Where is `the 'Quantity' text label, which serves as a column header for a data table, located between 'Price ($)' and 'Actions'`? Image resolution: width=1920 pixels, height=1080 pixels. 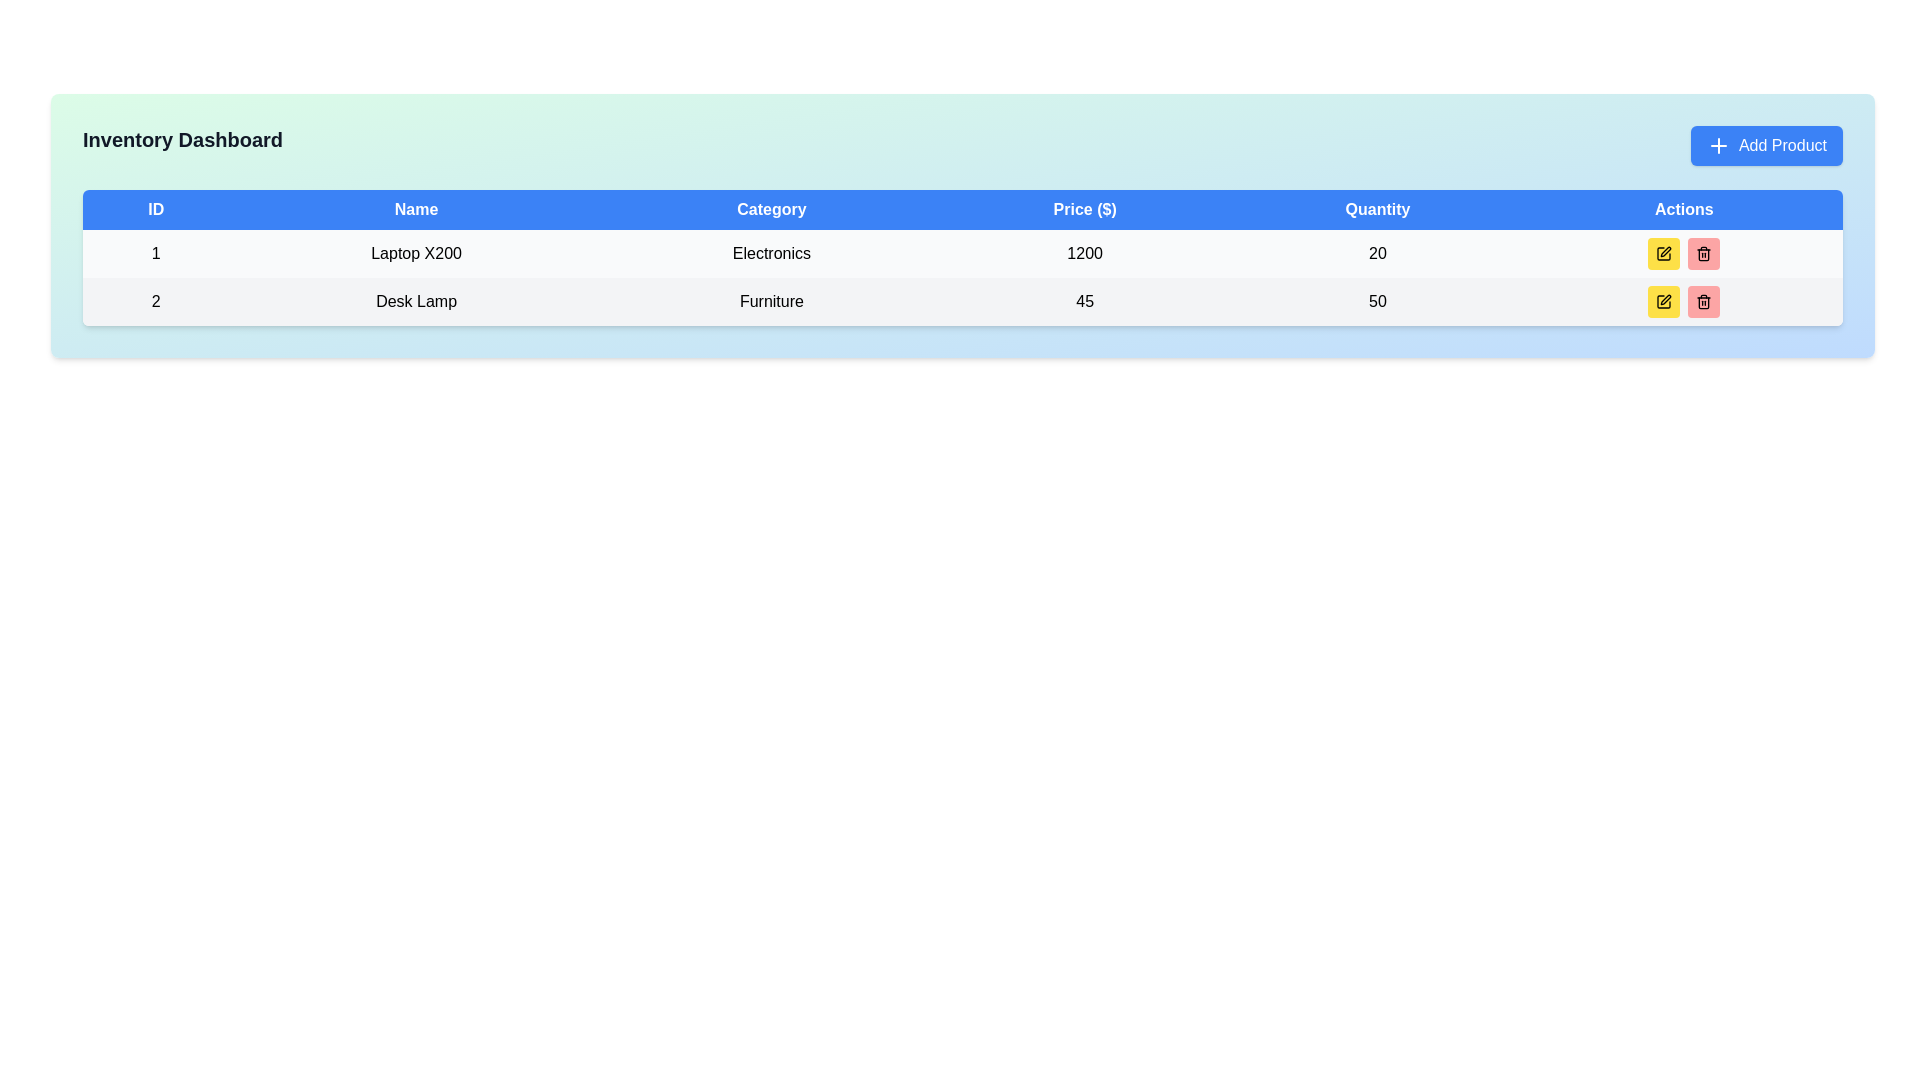
the 'Quantity' text label, which serves as a column header for a data table, located between 'Price ($)' and 'Actions' is located at coordinates (1376, 209).